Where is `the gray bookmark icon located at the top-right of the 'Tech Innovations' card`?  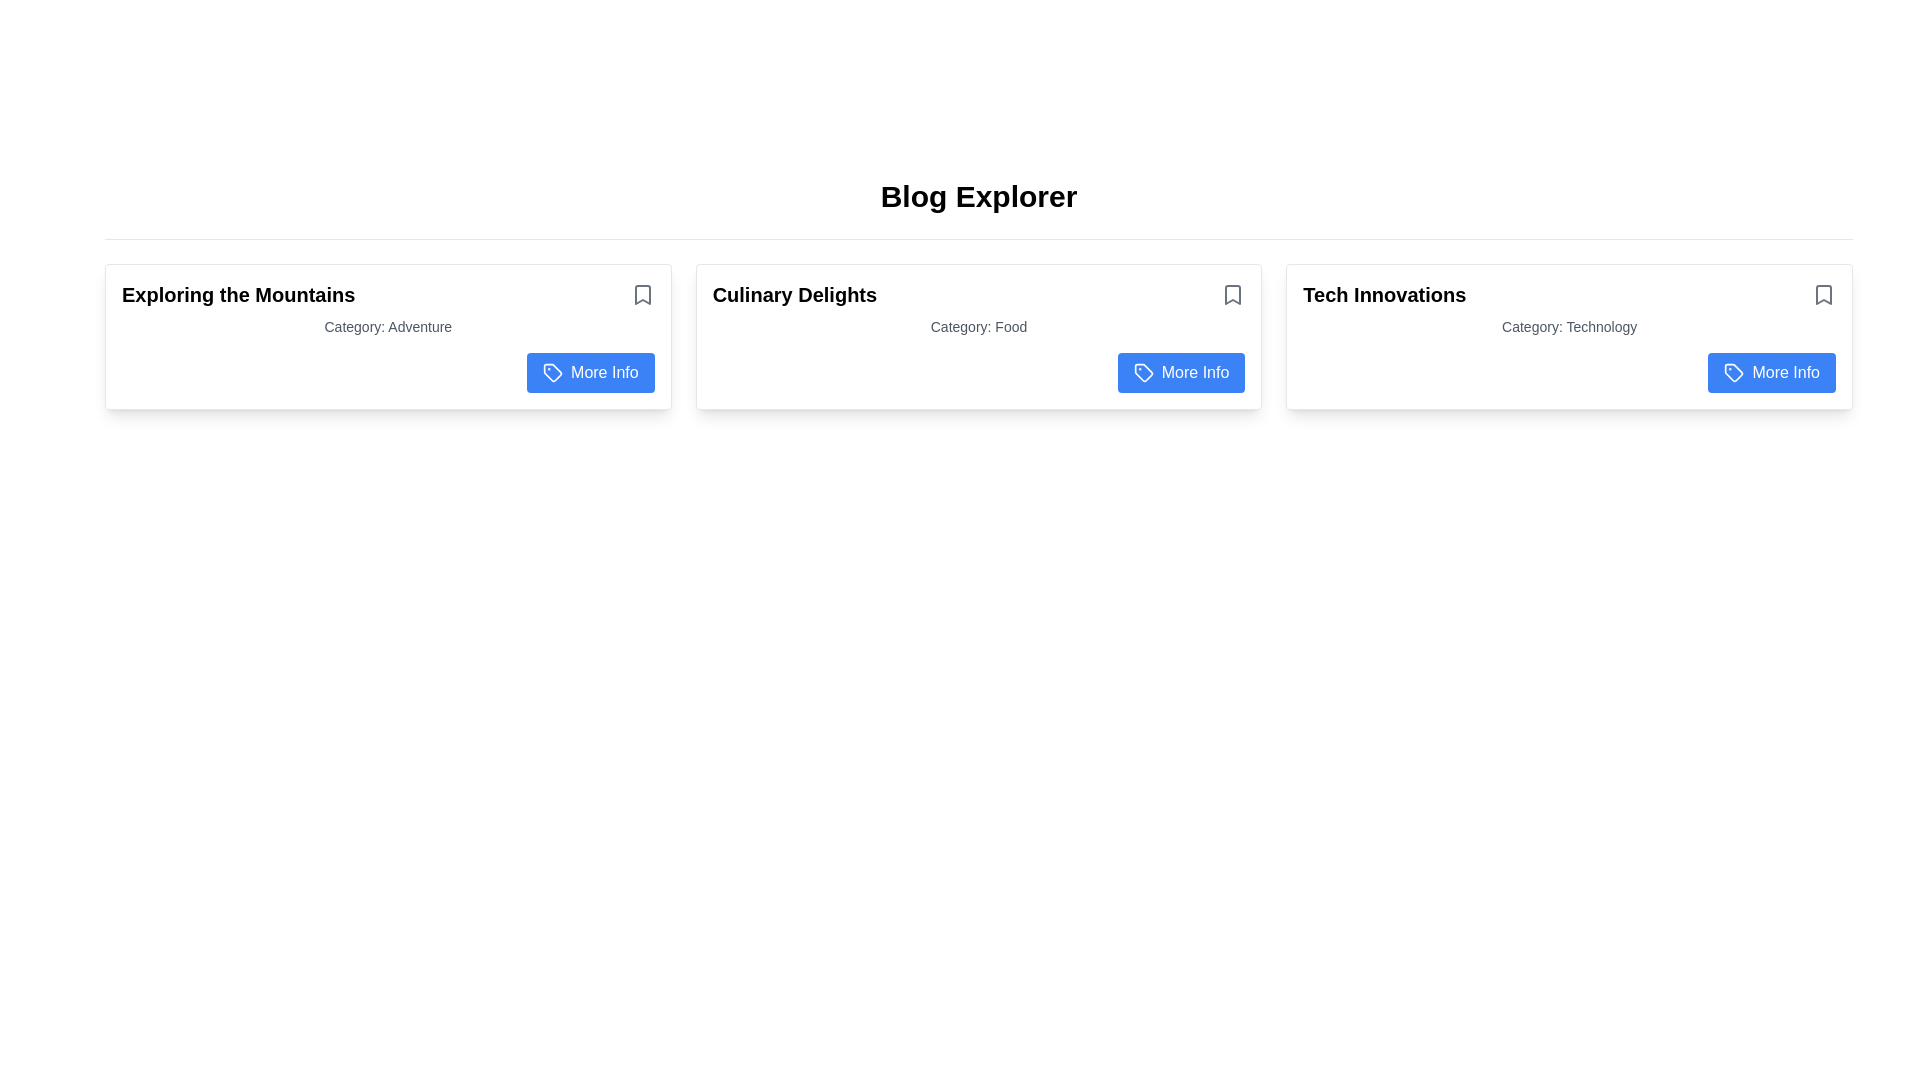
the gray bookmark icon located at the top-right of the 'Tech Innovations' card is located at coordinates (1824, 294).